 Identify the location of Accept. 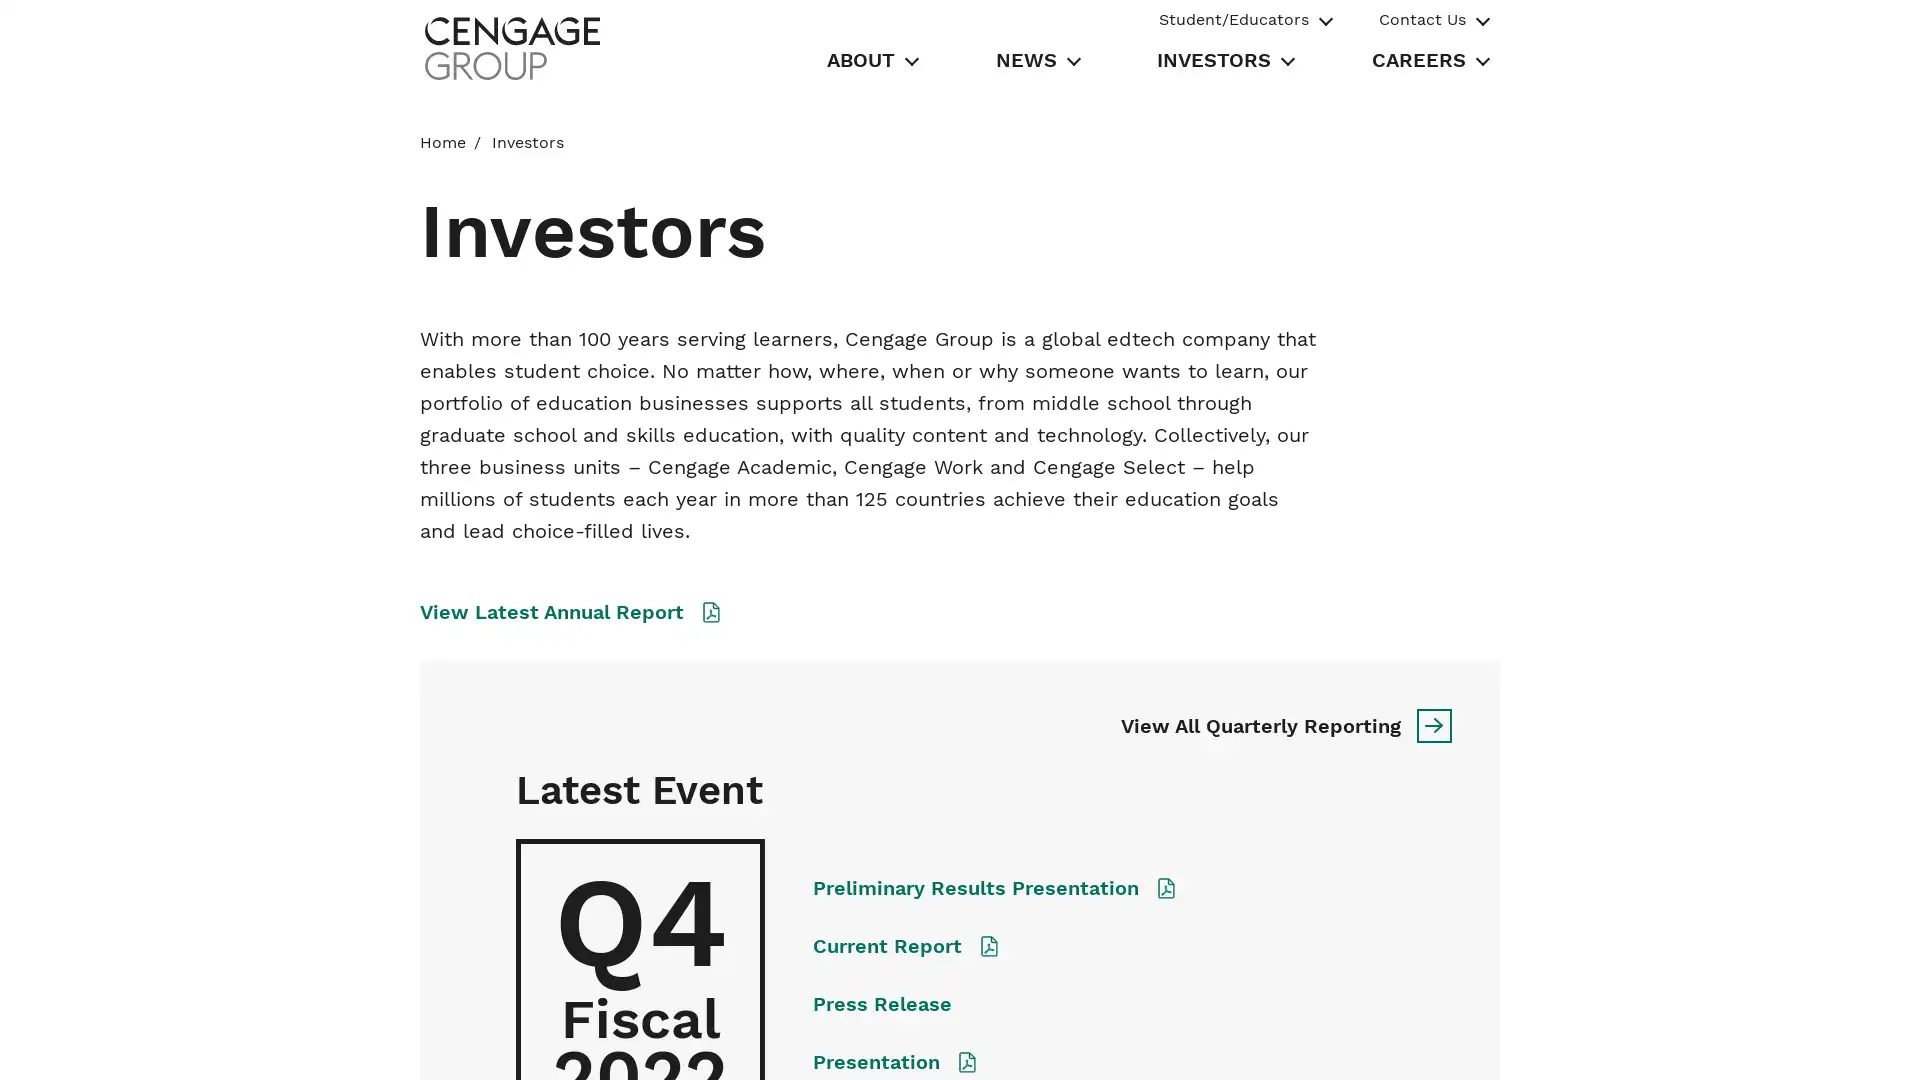
(1541, 1041).